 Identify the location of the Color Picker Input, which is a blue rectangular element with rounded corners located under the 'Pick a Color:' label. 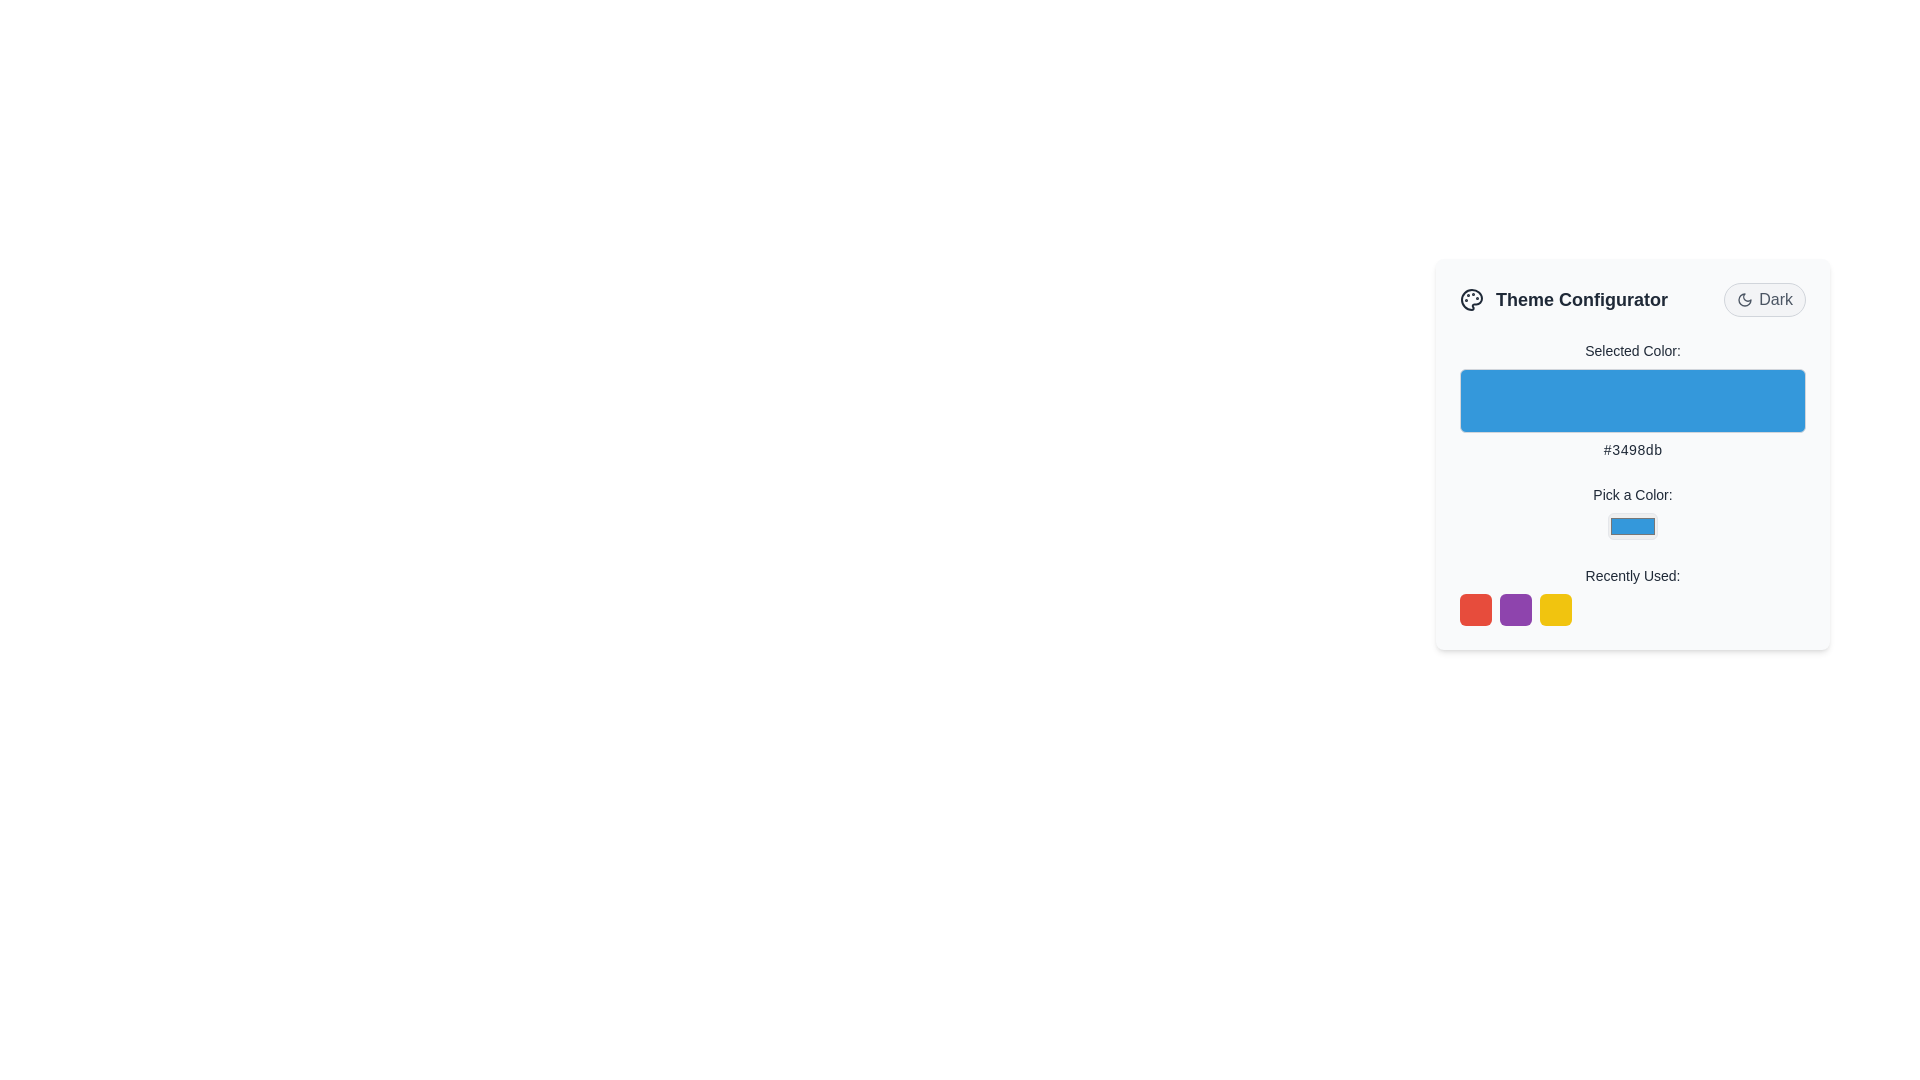
(1632, 525).